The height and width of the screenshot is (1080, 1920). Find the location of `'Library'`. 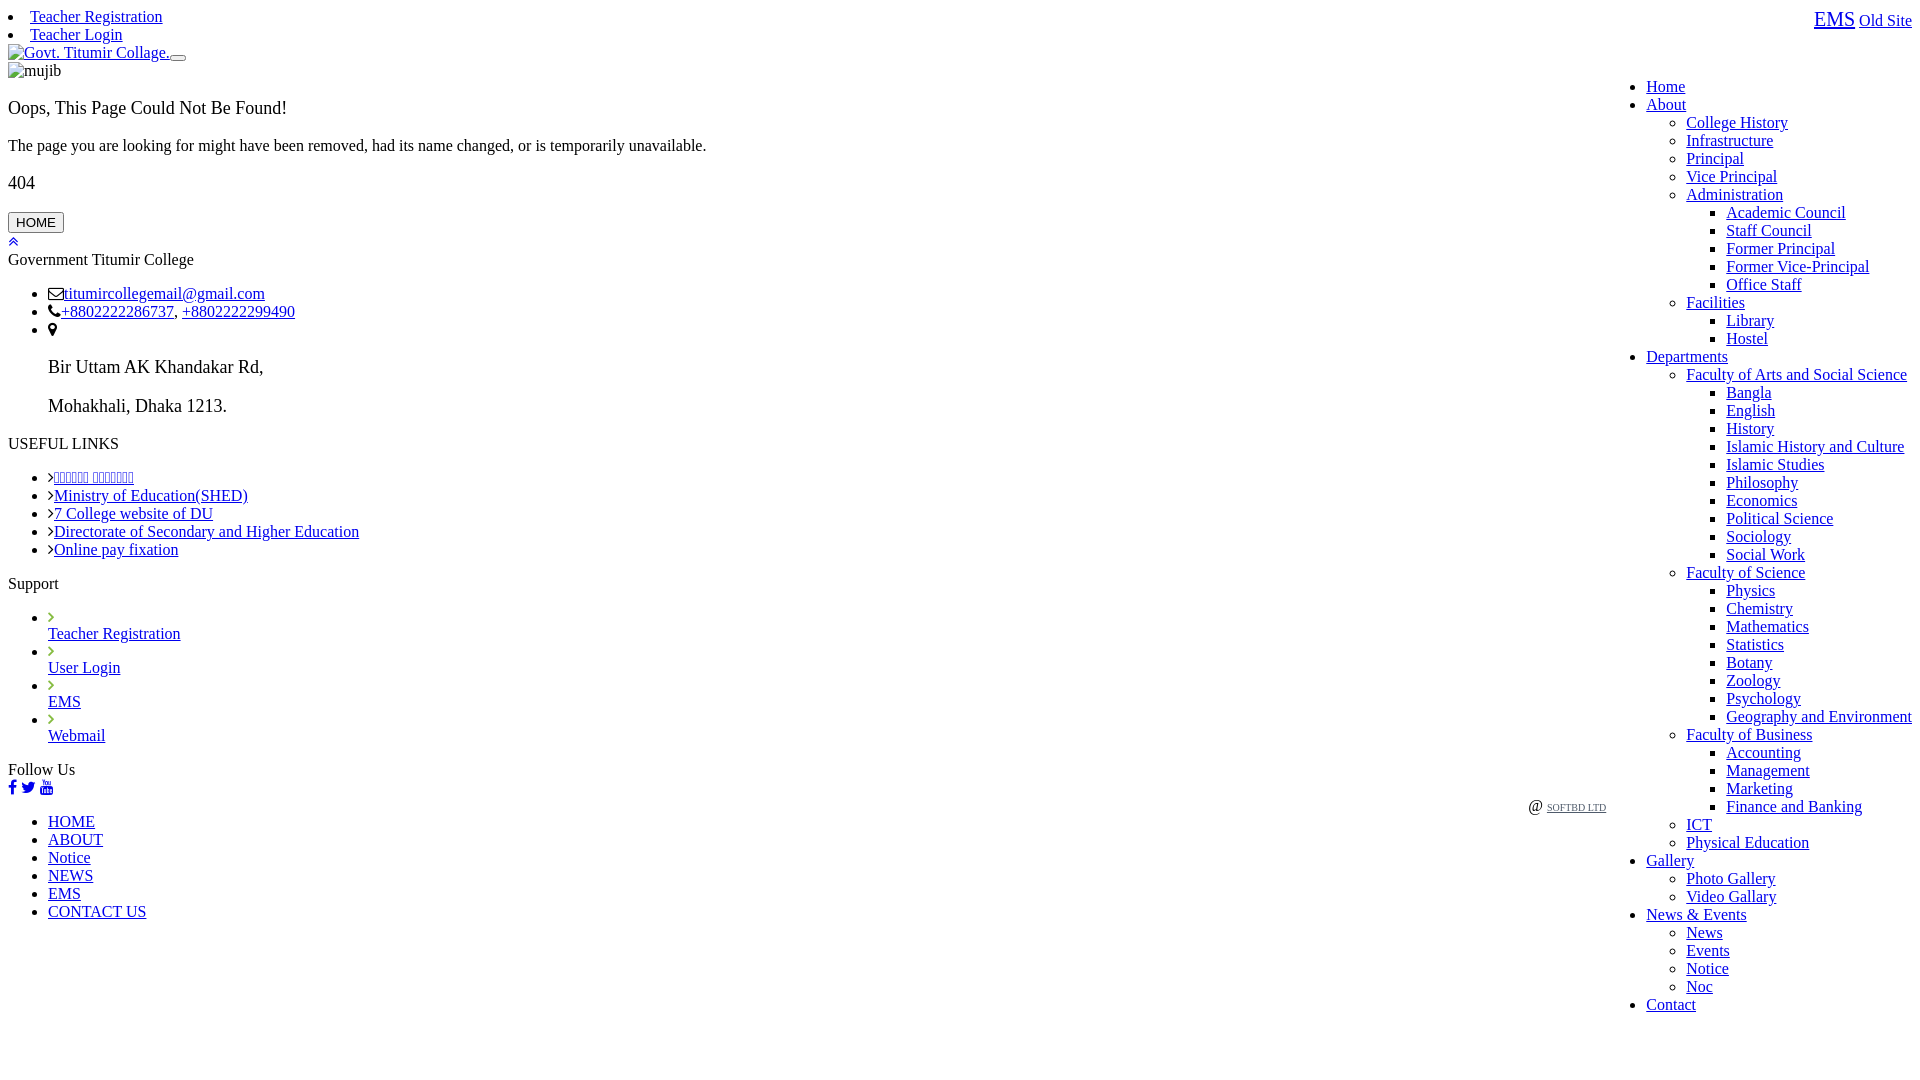

'Library' is located at coordinates (1749, 319).